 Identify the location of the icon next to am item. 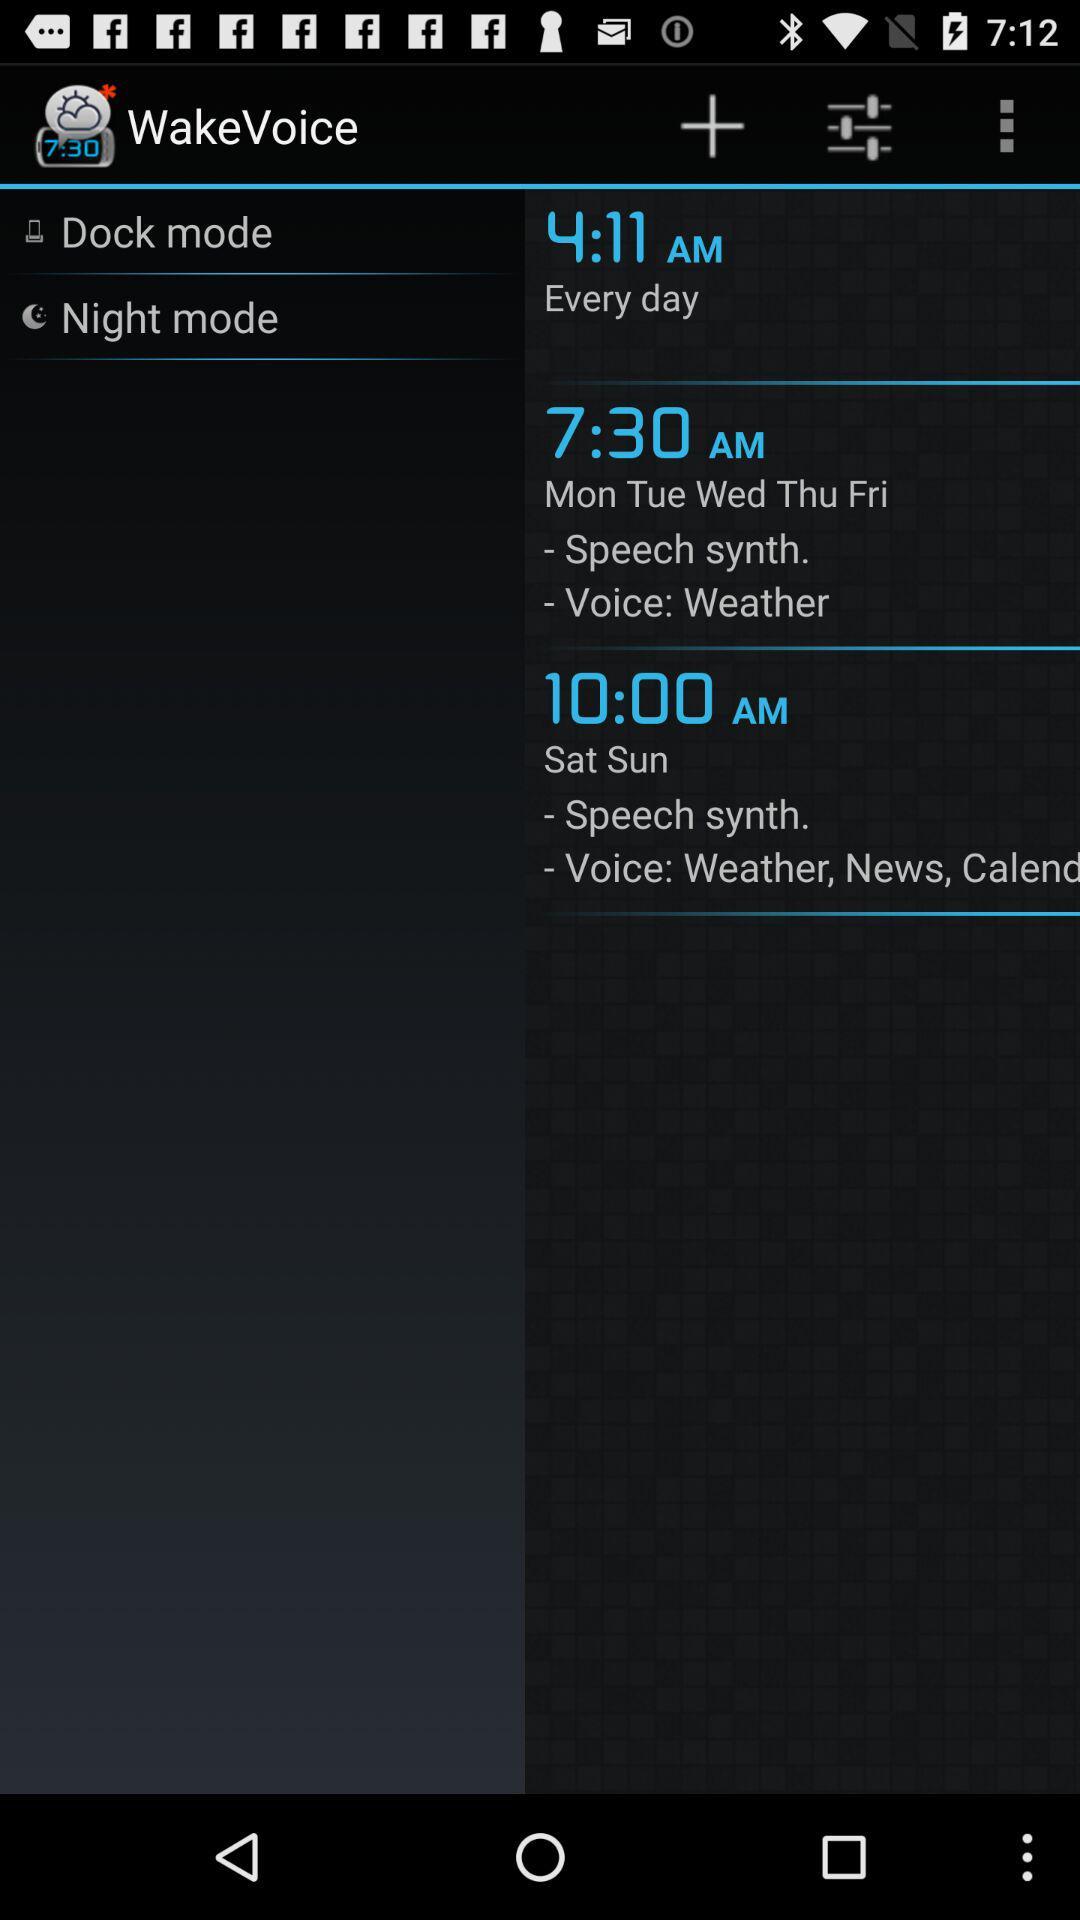
(637, 694).